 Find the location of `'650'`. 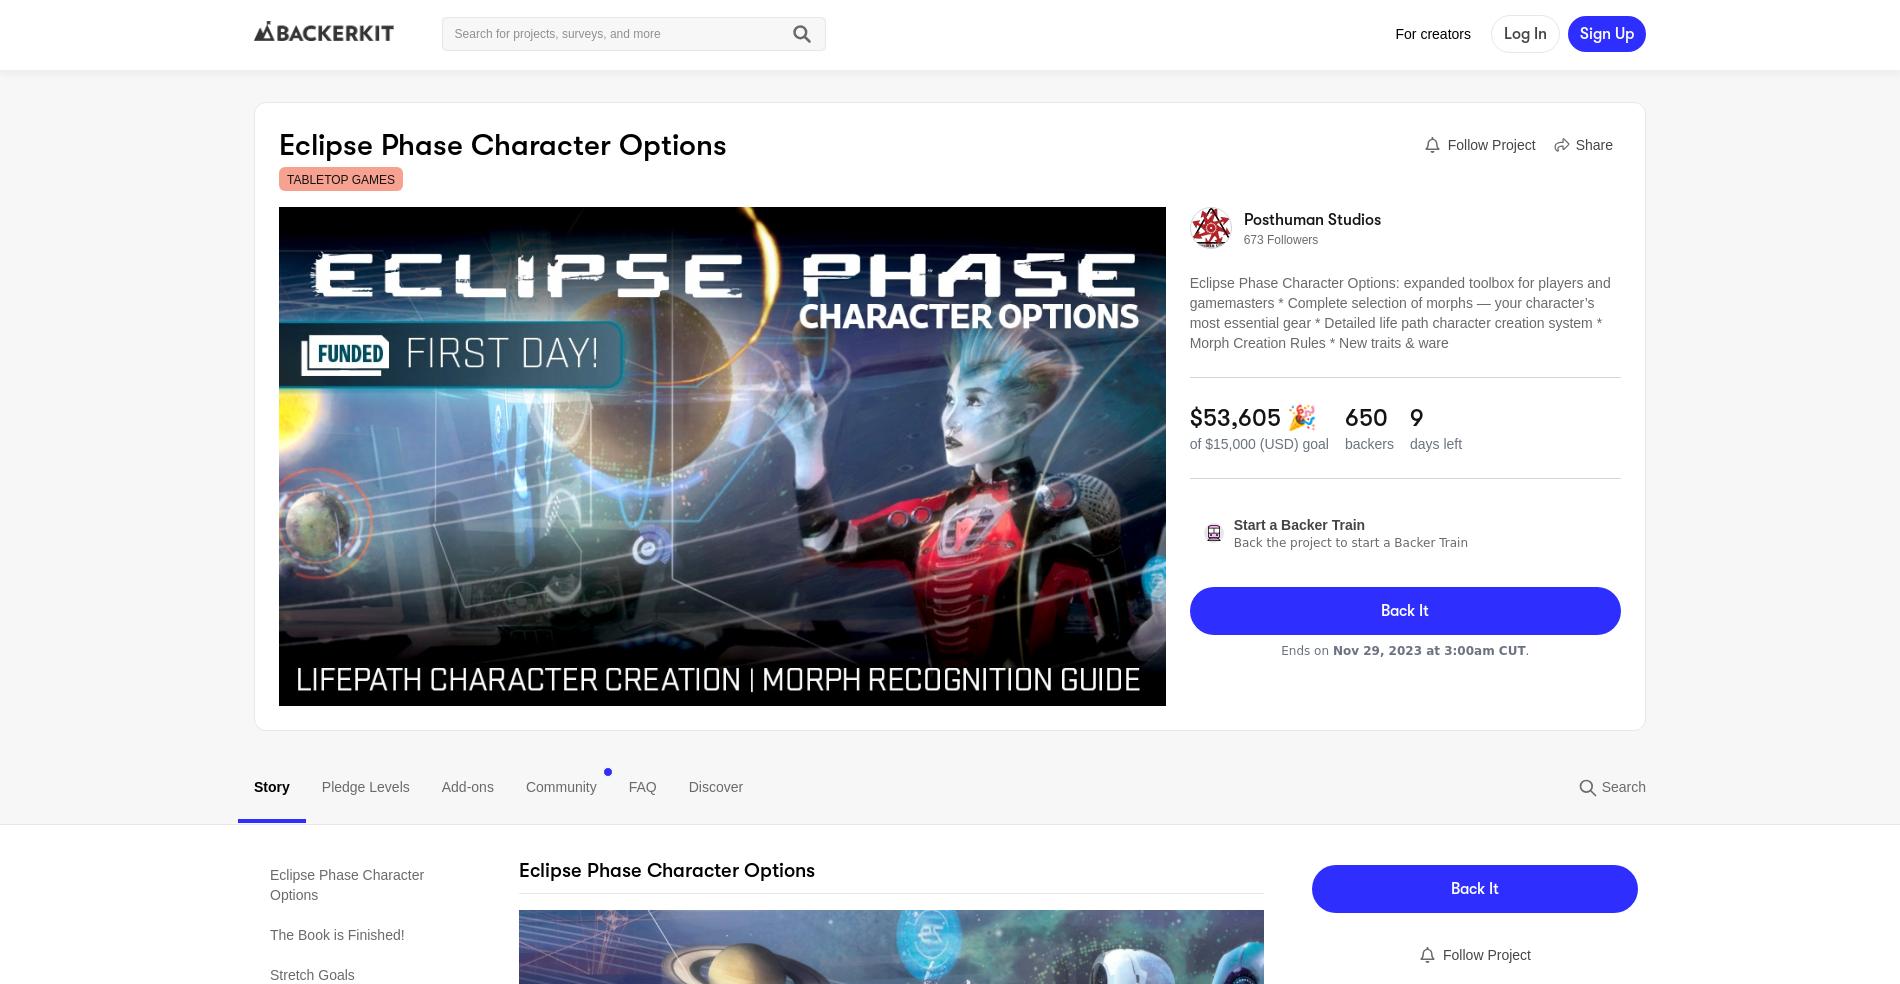

'650' is located at coordinates (1364, 418).